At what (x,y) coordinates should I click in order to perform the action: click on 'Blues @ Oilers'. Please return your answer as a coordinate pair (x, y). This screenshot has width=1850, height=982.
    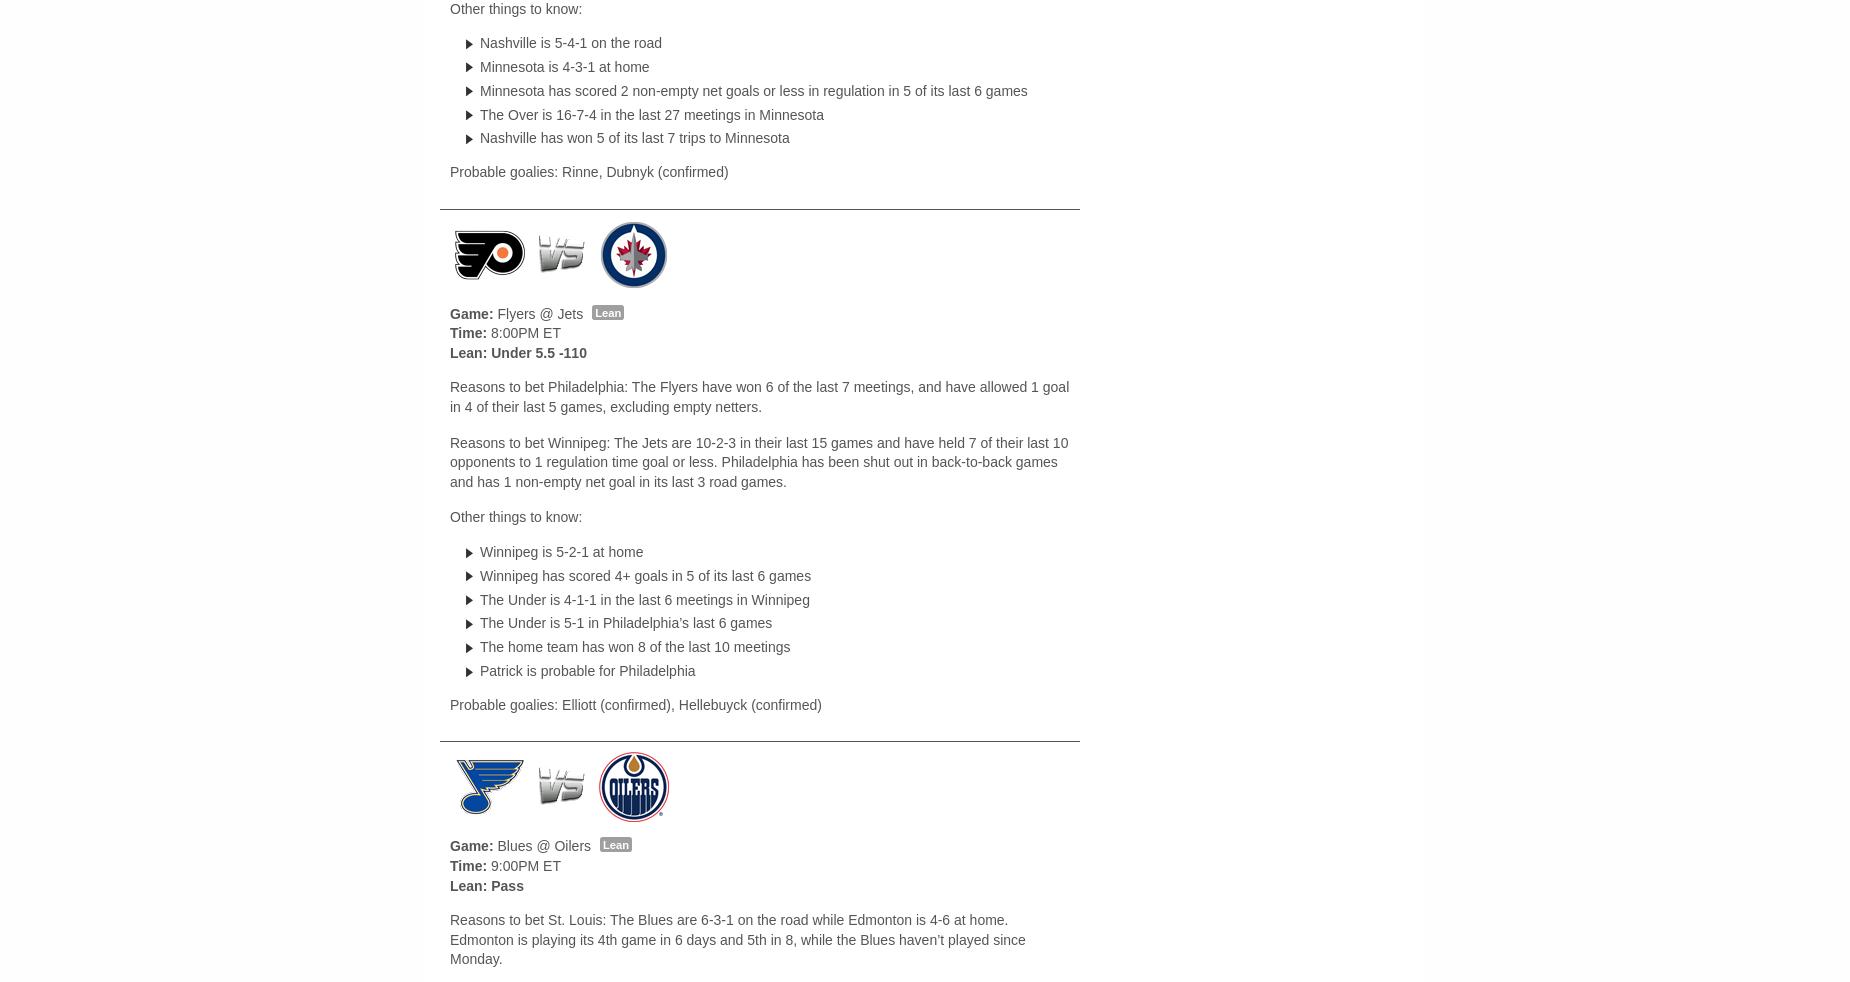
    Looking at the image, I should click on (543, 845).